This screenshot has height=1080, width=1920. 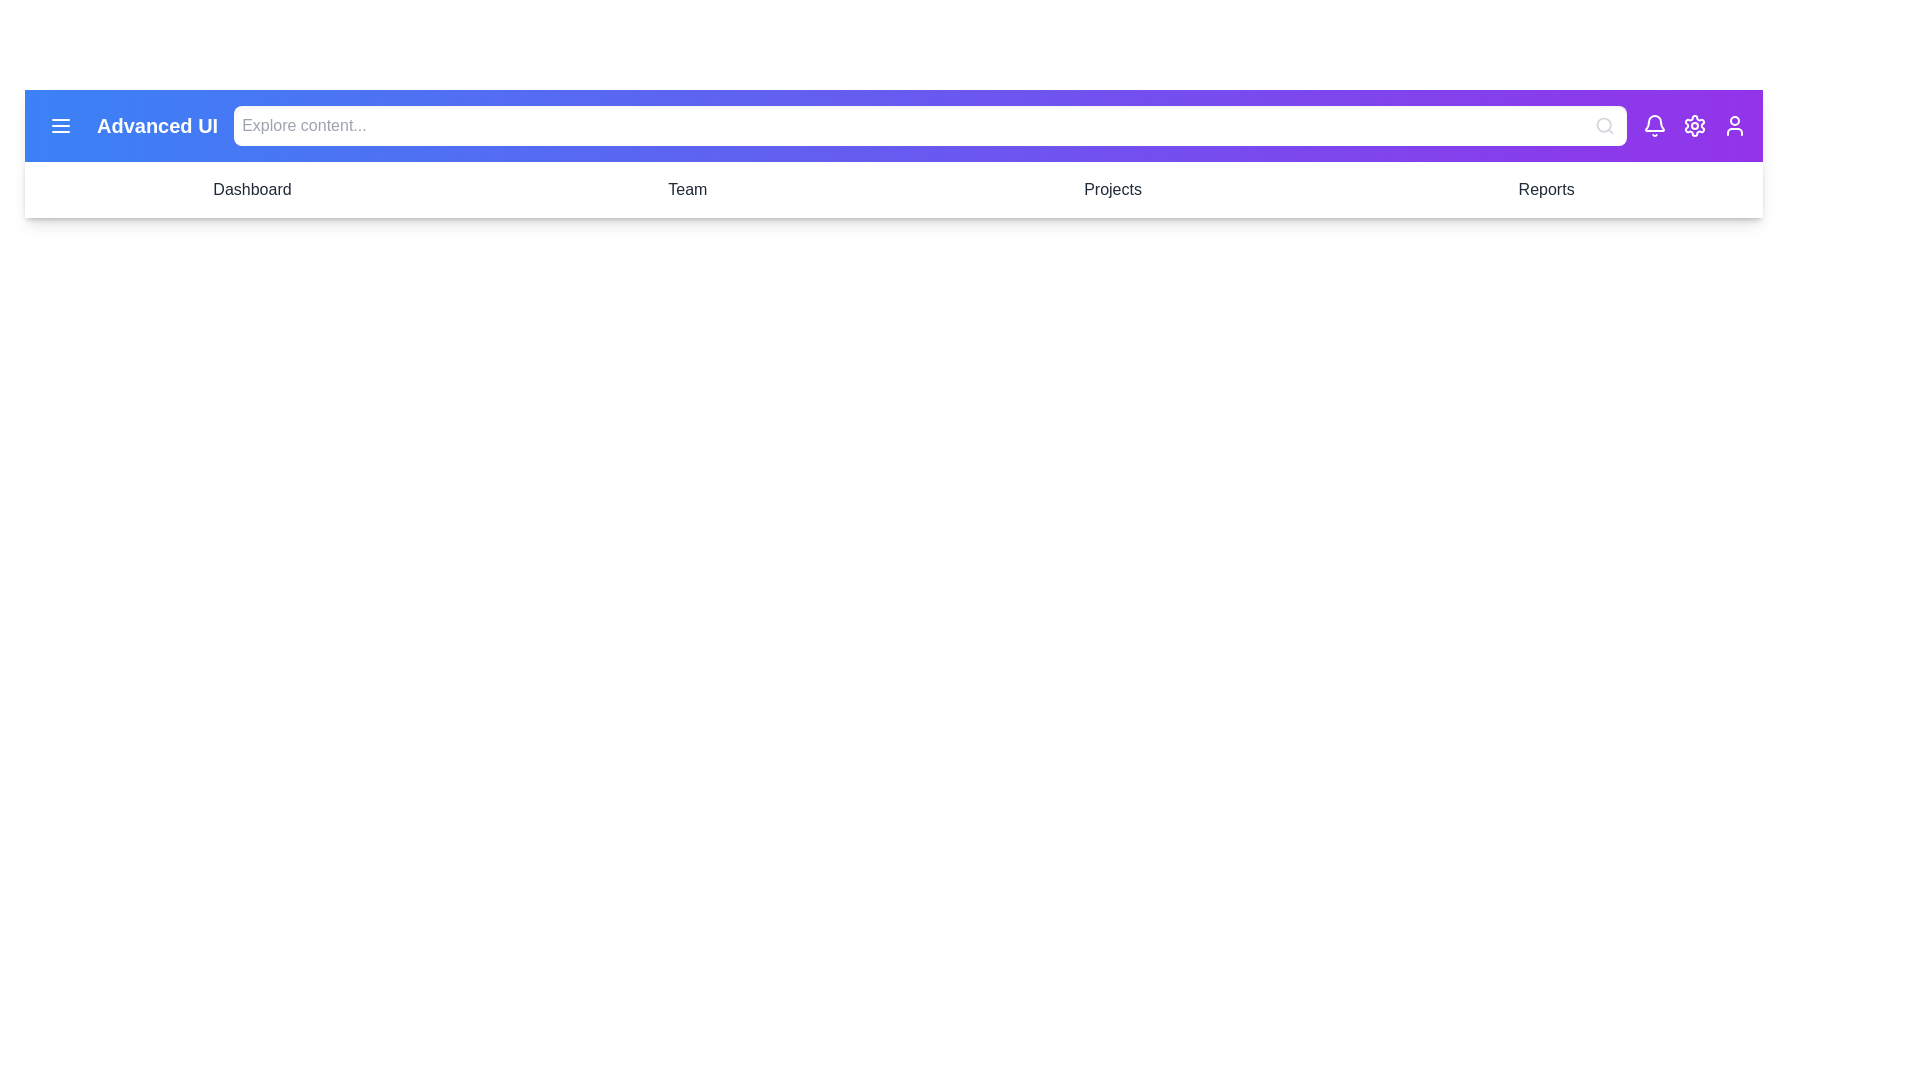 What do you see at coordinates (251, 189) in the screenshot?
I see `the Dashboard tab to navigate to the corresponding section` at bounding box center [251, 189].